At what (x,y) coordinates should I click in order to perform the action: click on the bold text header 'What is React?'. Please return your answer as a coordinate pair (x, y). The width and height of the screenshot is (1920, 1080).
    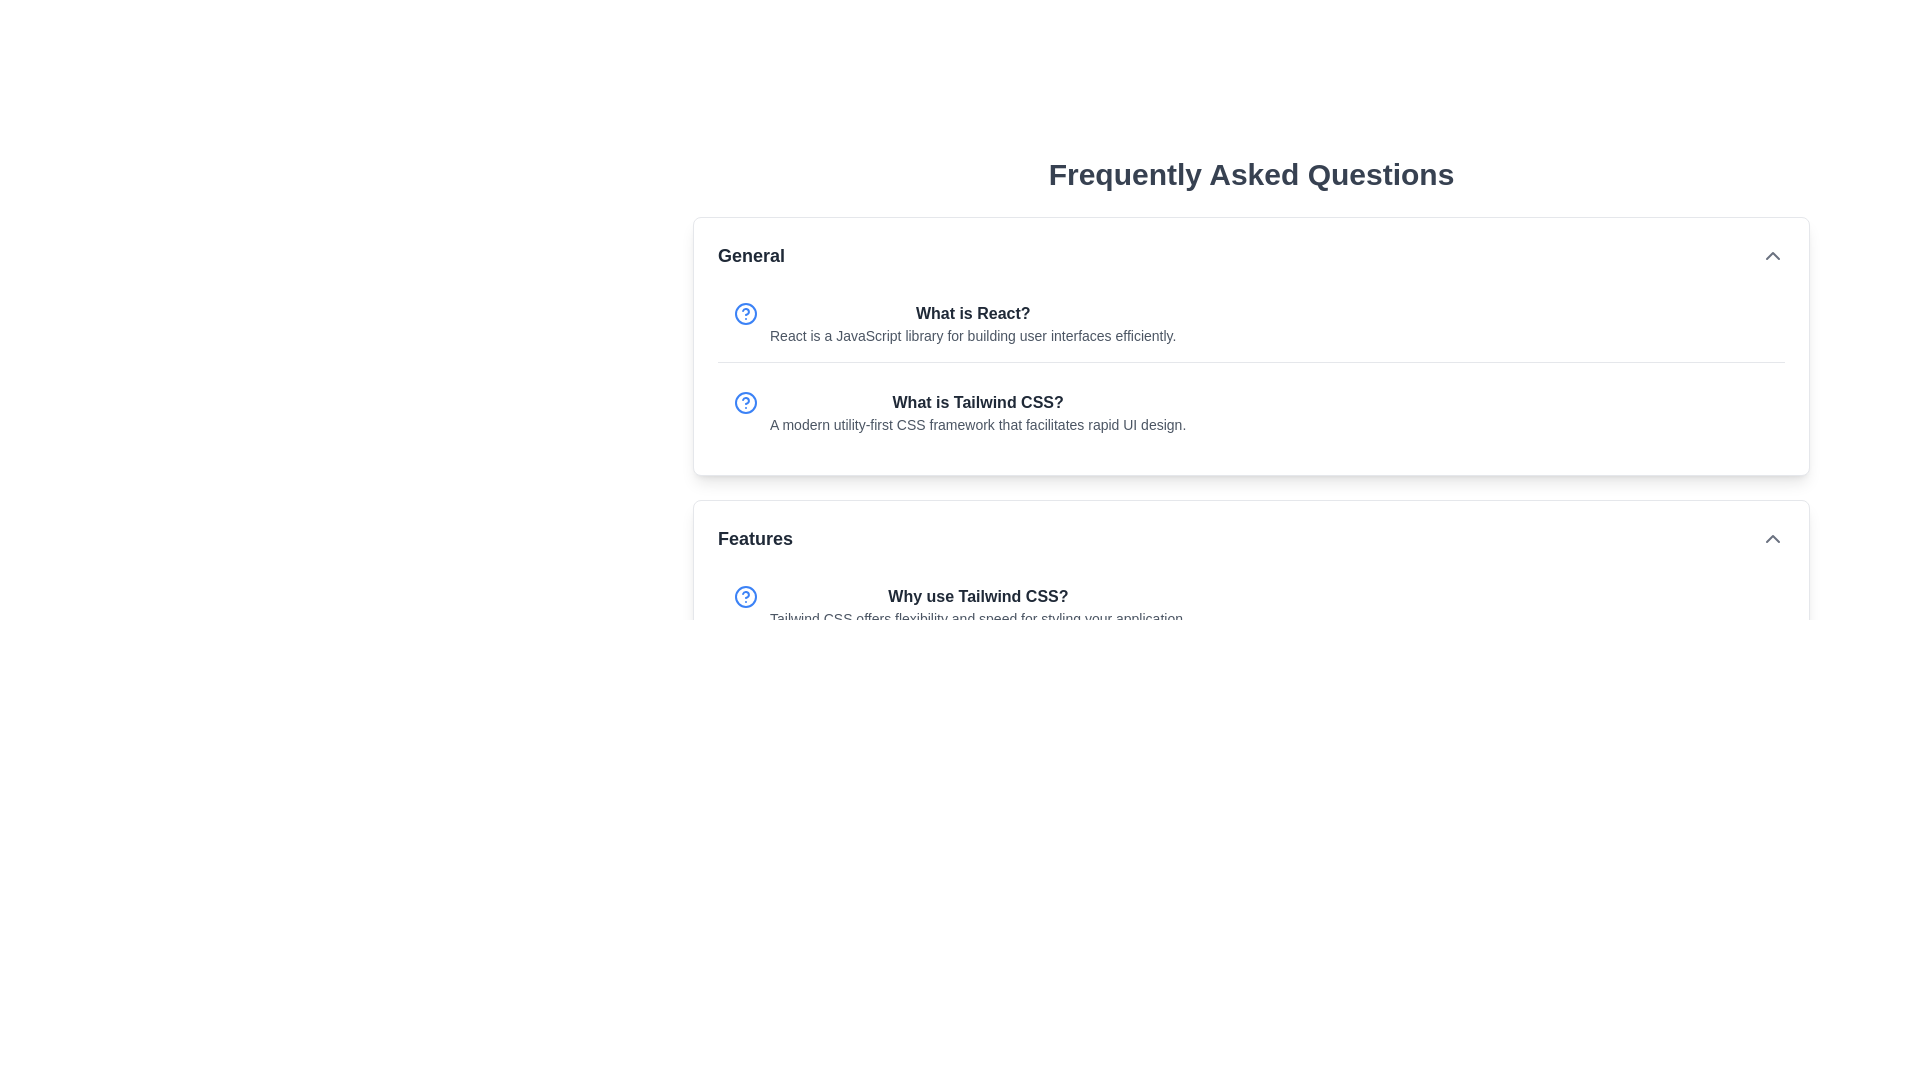
    Looking at the image, I should click on (973, 313).